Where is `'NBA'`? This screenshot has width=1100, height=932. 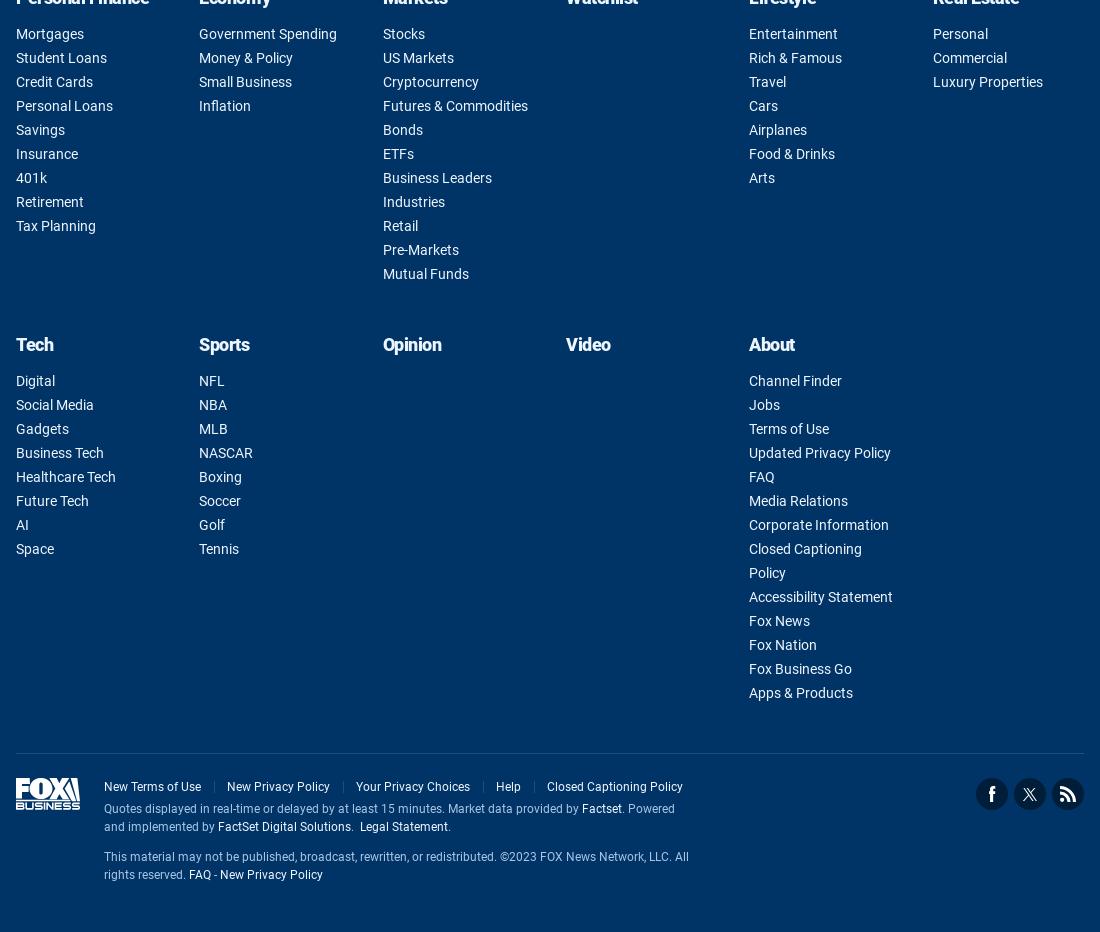 'NBA' is located at coordinates (212, 403).